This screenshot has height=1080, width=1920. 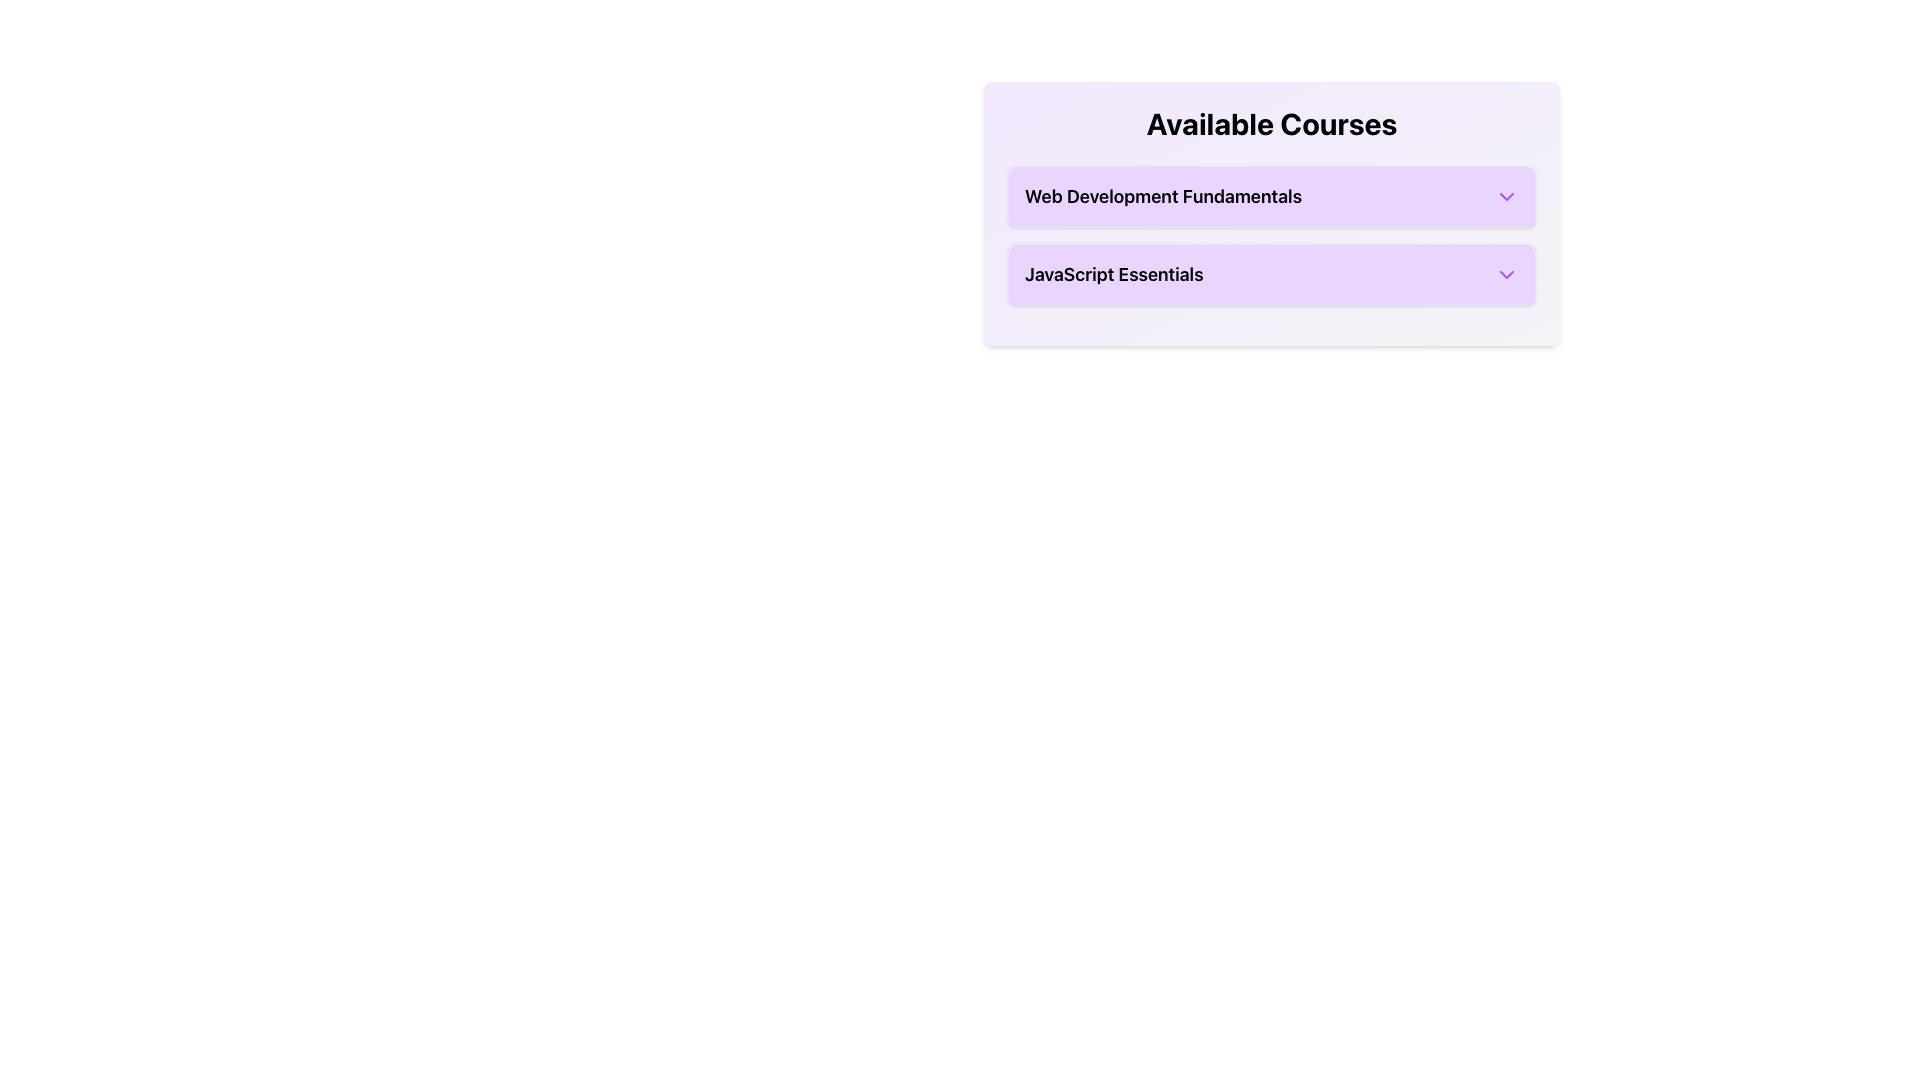 I want to click on the Text Label displaying 'JavaScript Essentials' in bold black font, located in the center-left of the second item under the 'Available Courses' section with a light purple background, so click(x=1113, y=274).